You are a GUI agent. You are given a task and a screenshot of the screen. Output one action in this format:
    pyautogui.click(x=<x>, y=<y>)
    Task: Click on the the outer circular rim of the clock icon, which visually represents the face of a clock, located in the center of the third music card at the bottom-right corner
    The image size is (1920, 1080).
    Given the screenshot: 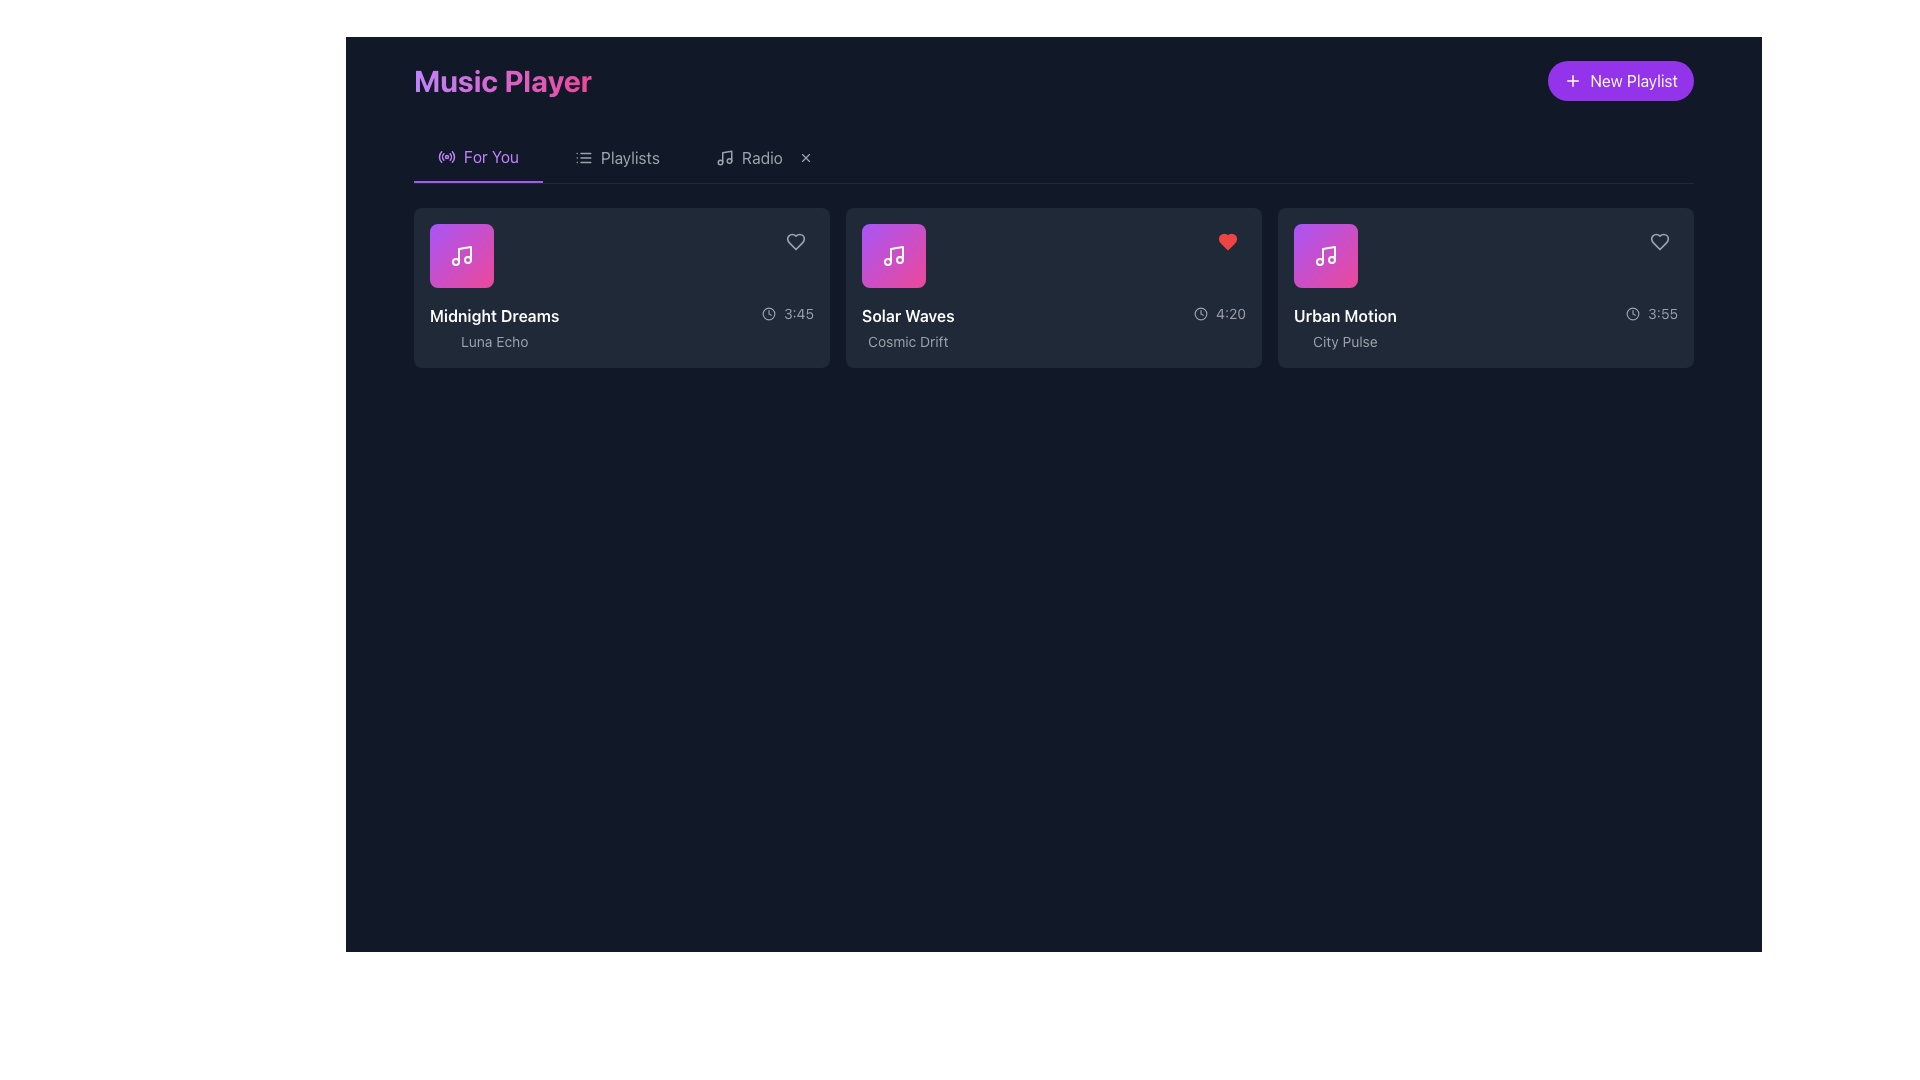 What is the action you would take?
    pyautogui.click(x=1633, y=313)
    